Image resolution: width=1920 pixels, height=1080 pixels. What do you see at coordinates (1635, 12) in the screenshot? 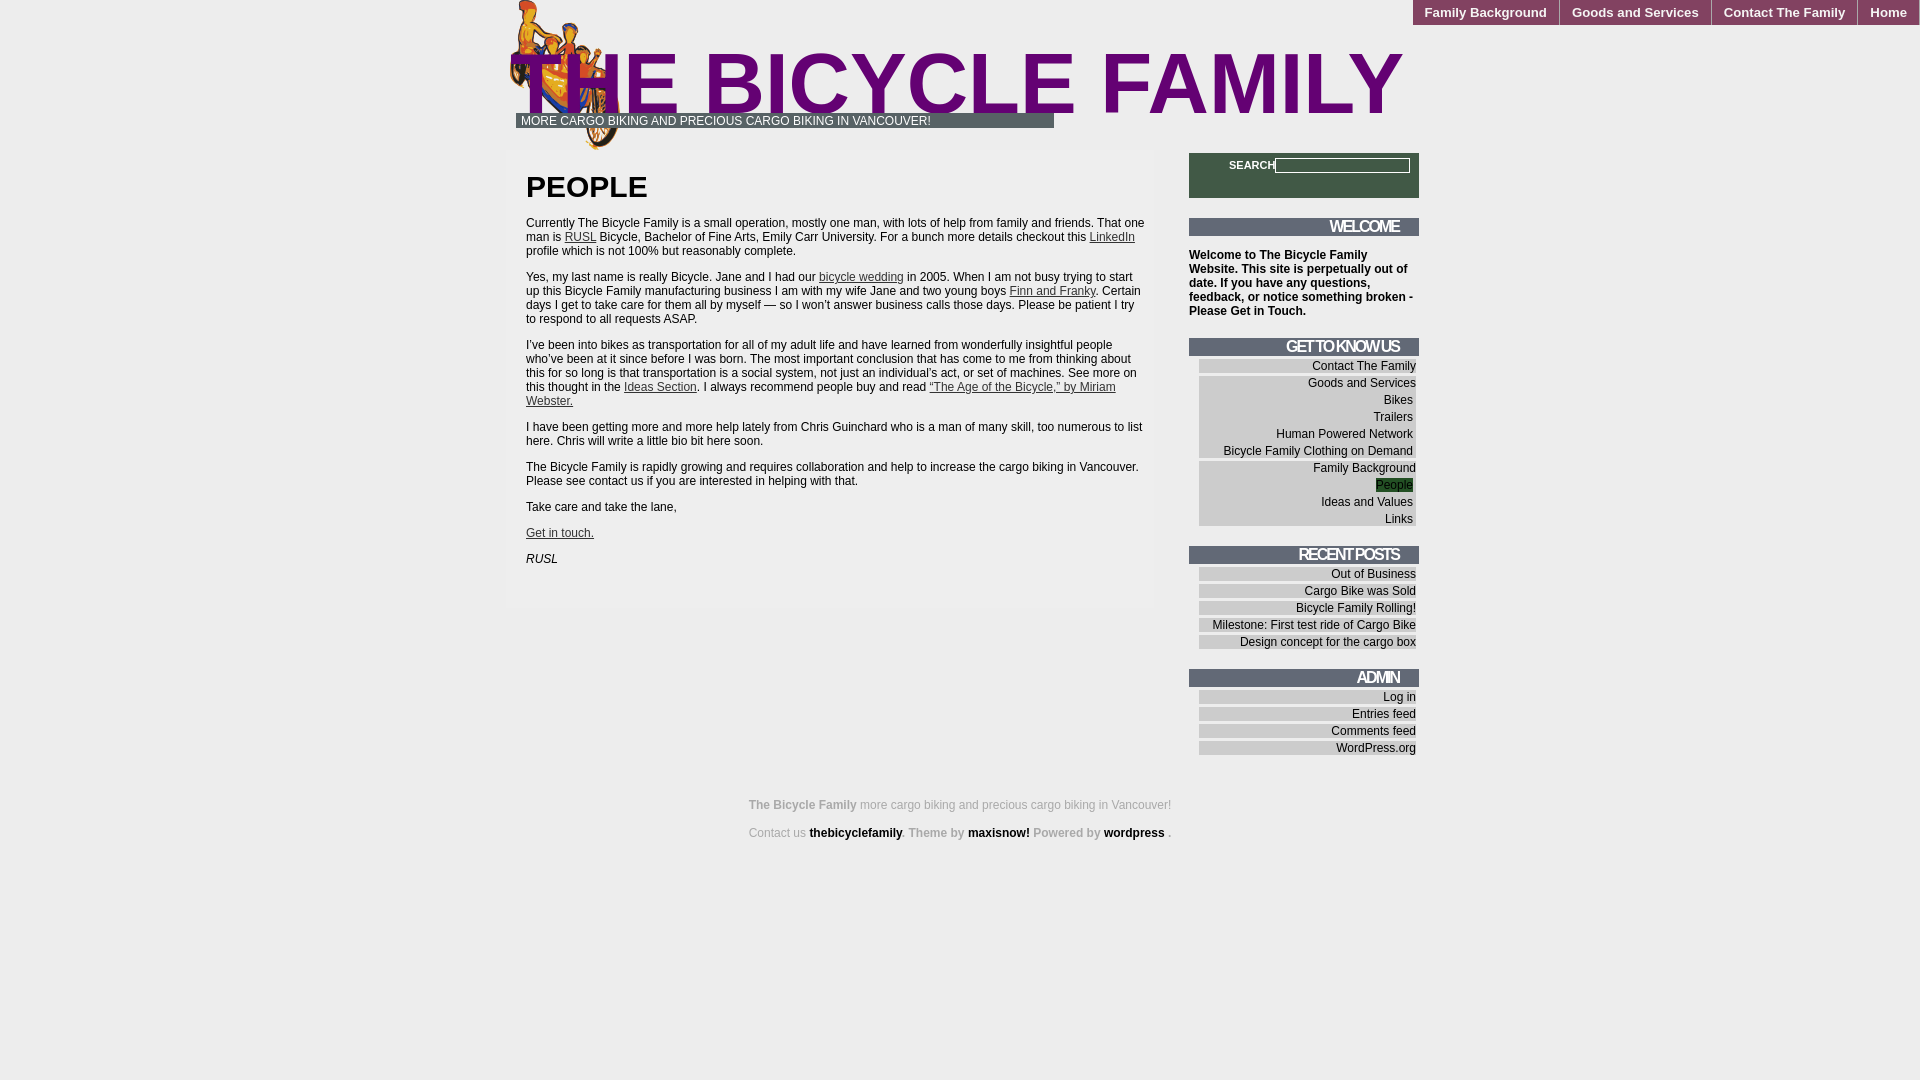
I see `'Goods and Services'` at bounding box center [1635, 12].